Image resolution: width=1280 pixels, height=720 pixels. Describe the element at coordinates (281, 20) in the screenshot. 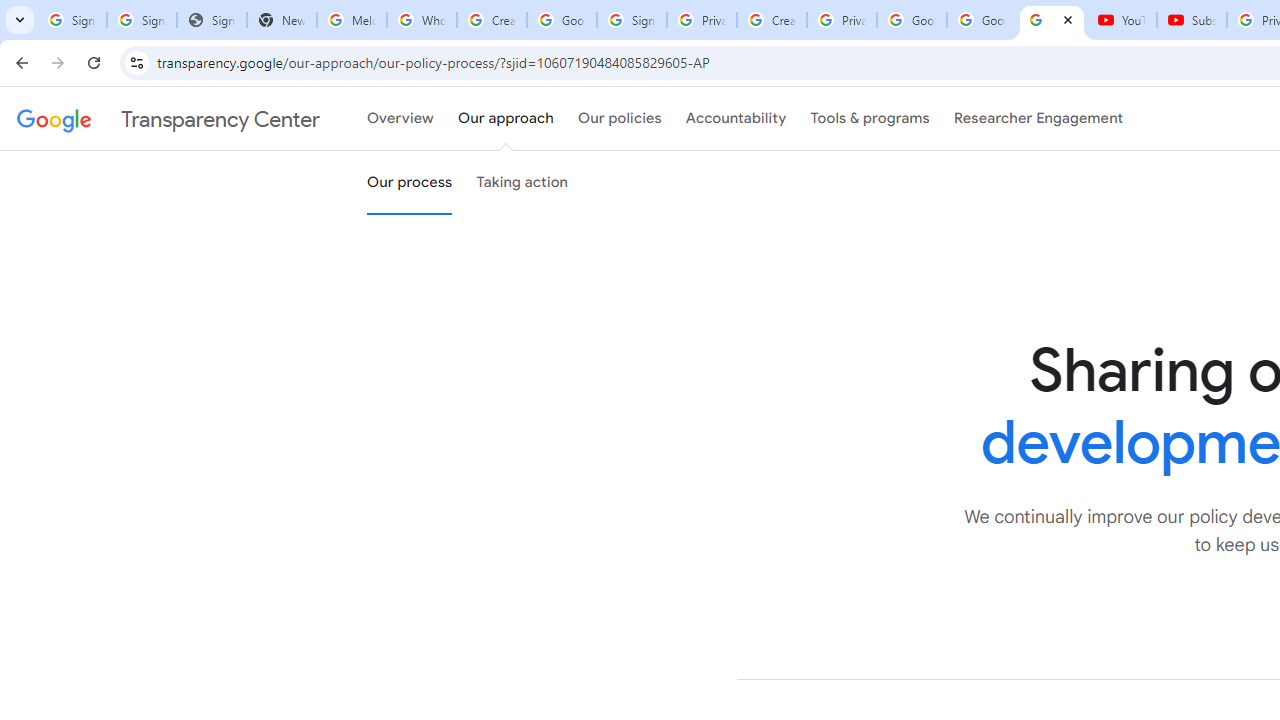

I see `'New Tab'` at that location.